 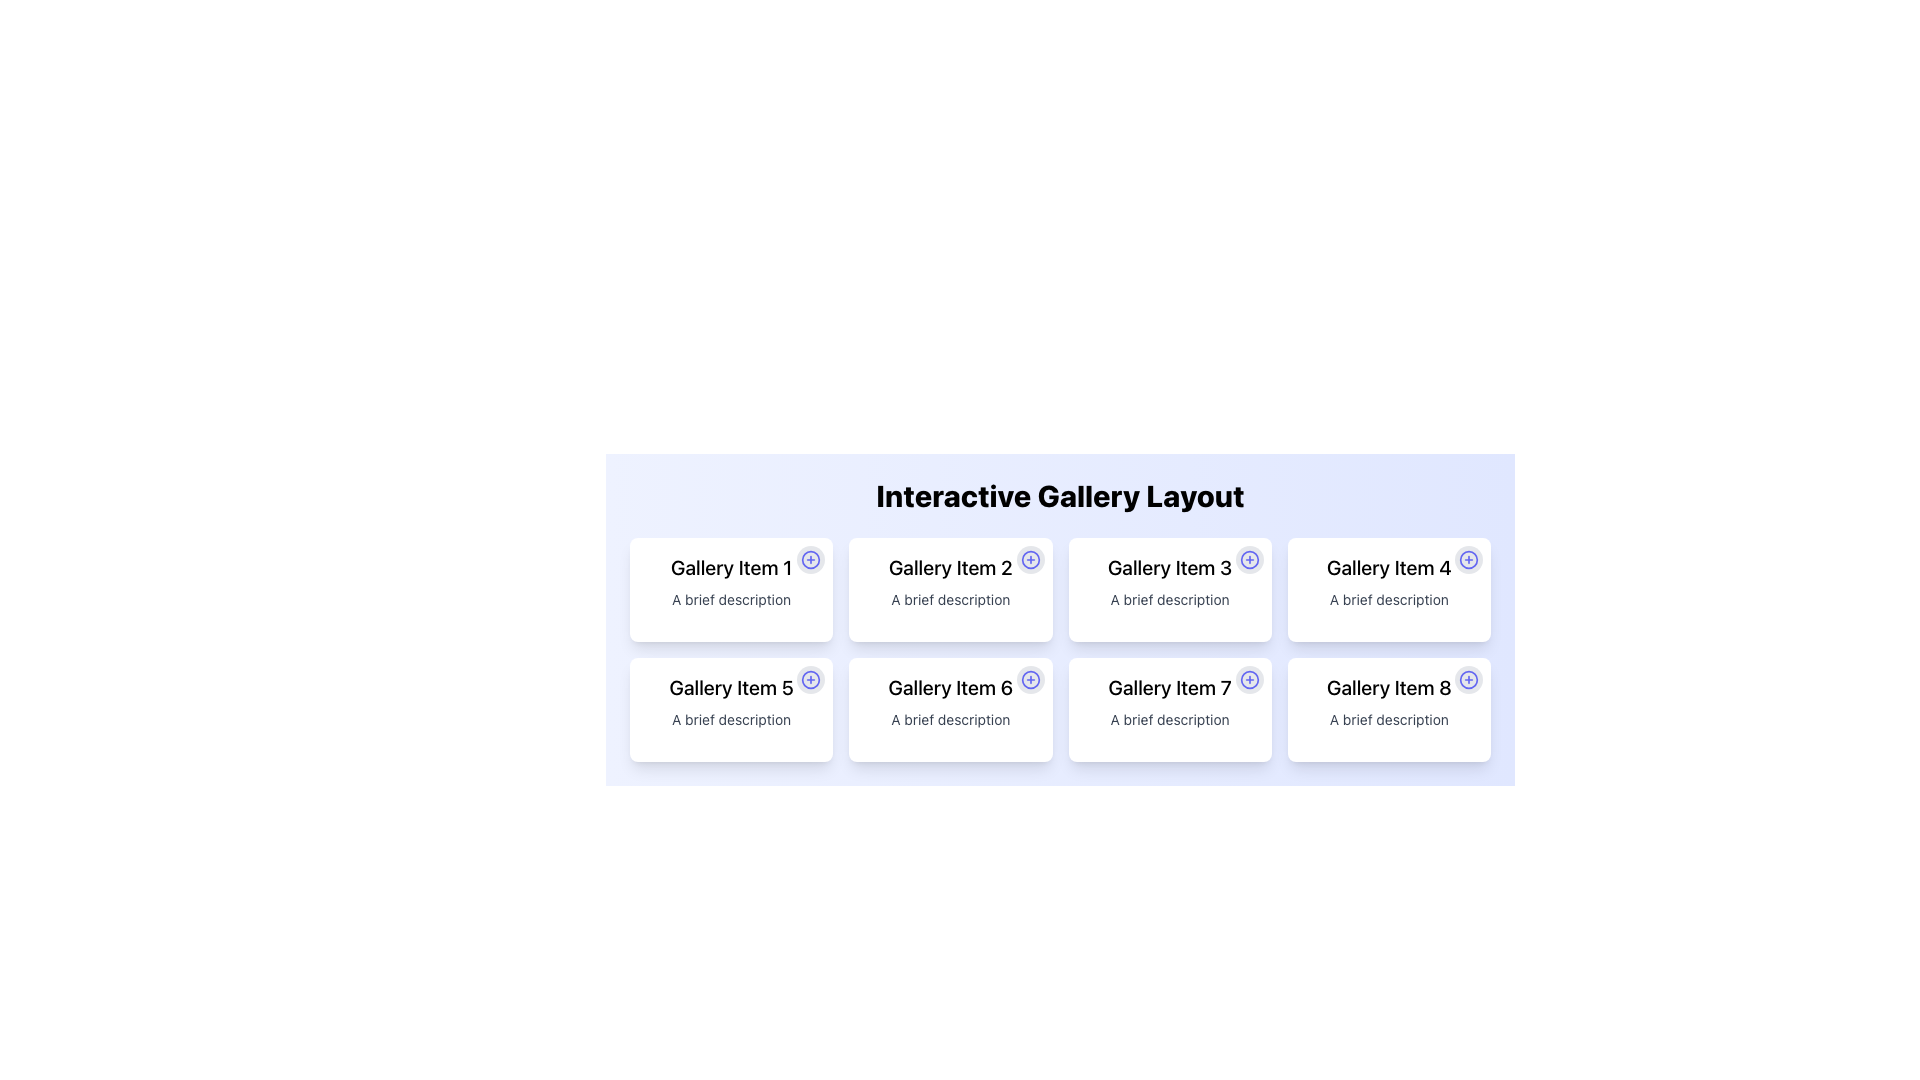 I want to click on the text label displaying 'Gallery Item 7' in bold font, which is located in the fourth column of the gallery layout's lower row, so click(x=1170, y=686).